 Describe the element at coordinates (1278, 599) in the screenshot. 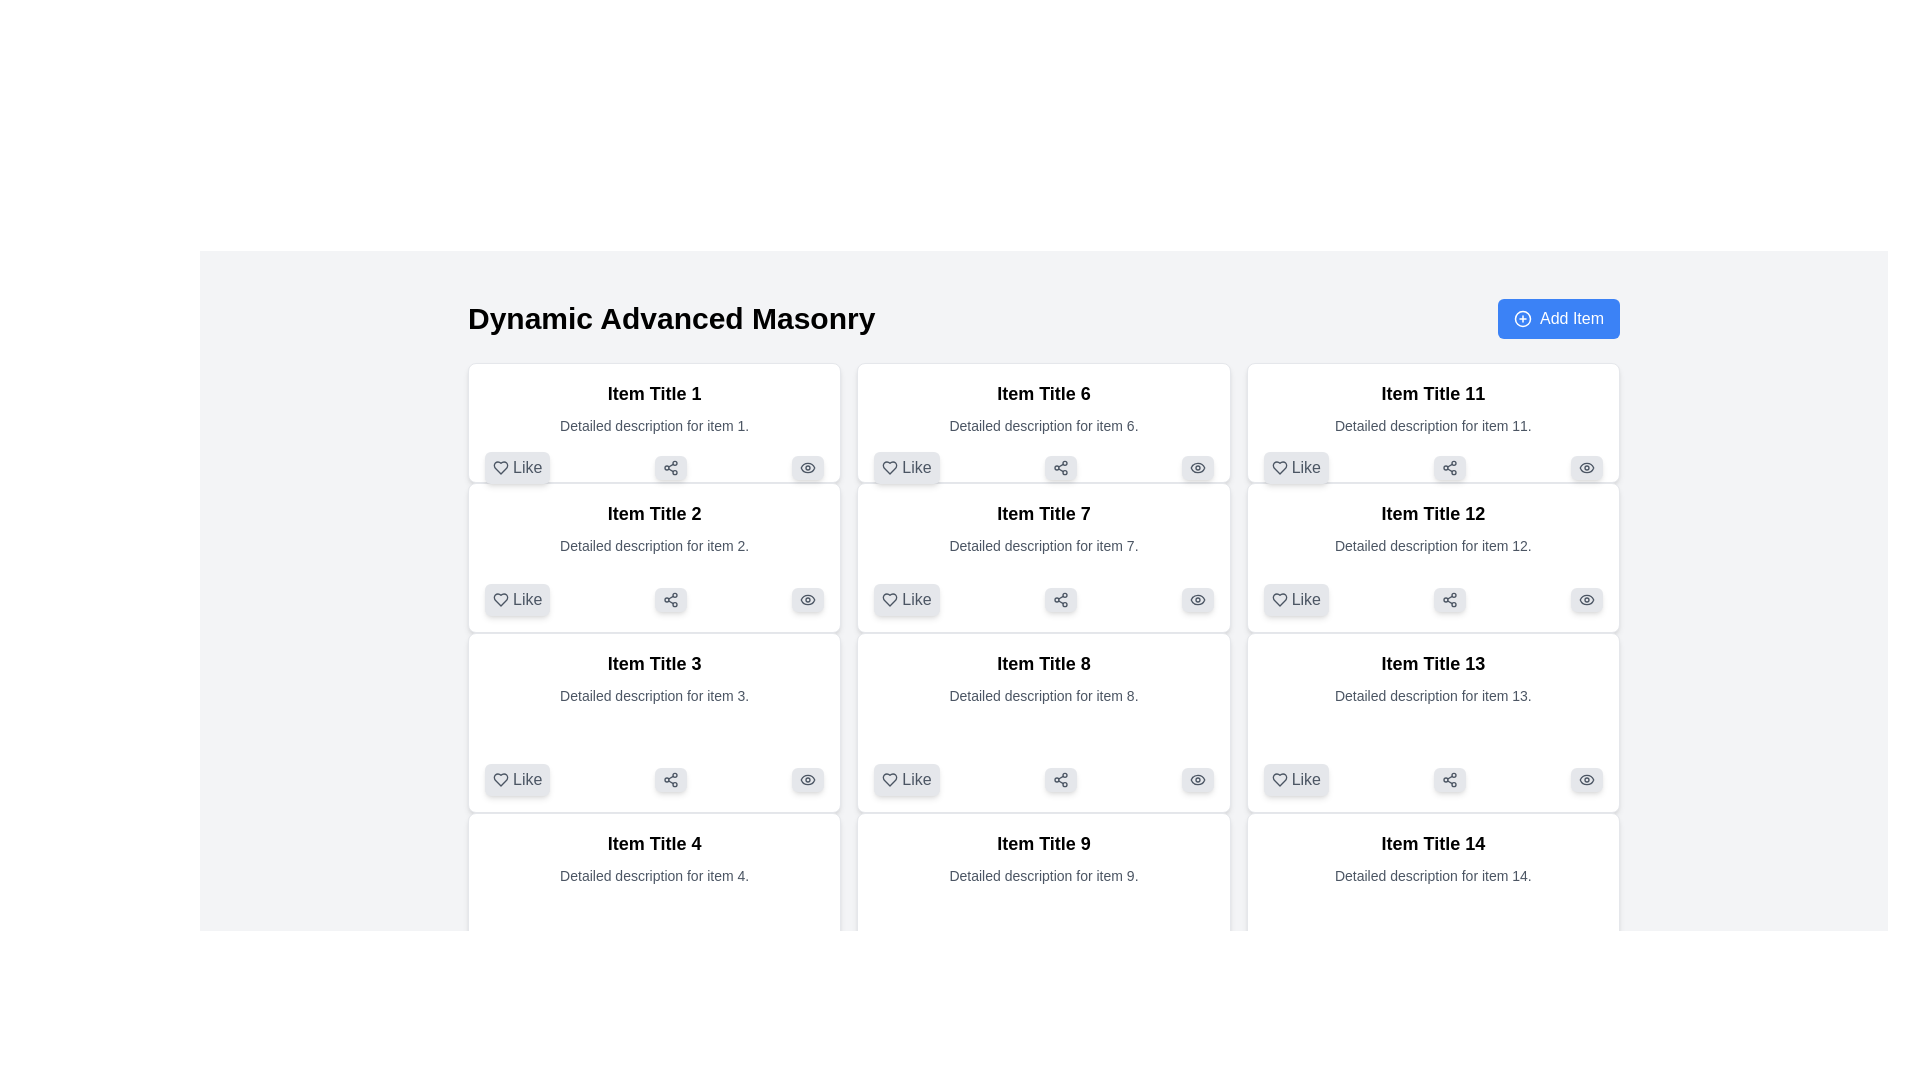

I see `the heart icon representing the 'like' or 'favorite' option for the item titled 'Item Title 12'` at that location.